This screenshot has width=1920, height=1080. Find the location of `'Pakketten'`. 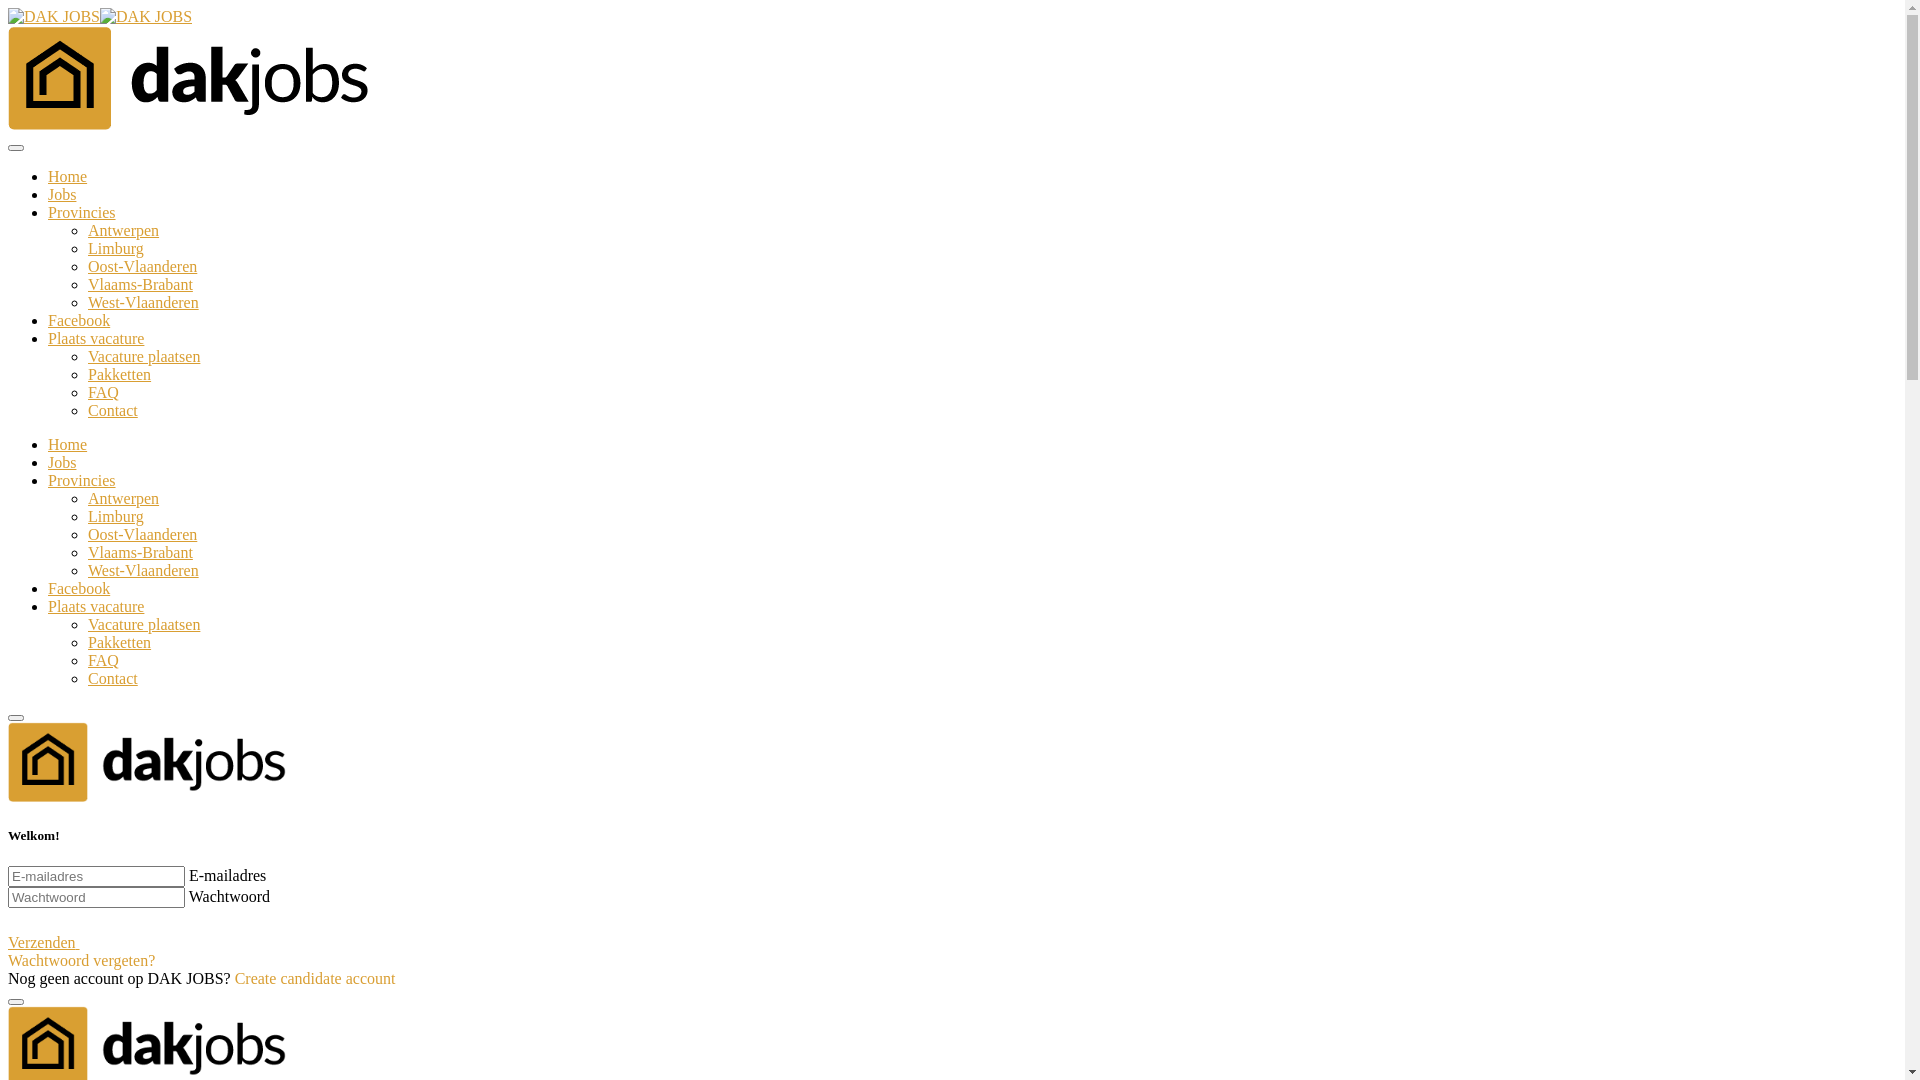

'Pakketten' is located at coordinates (86, 642).